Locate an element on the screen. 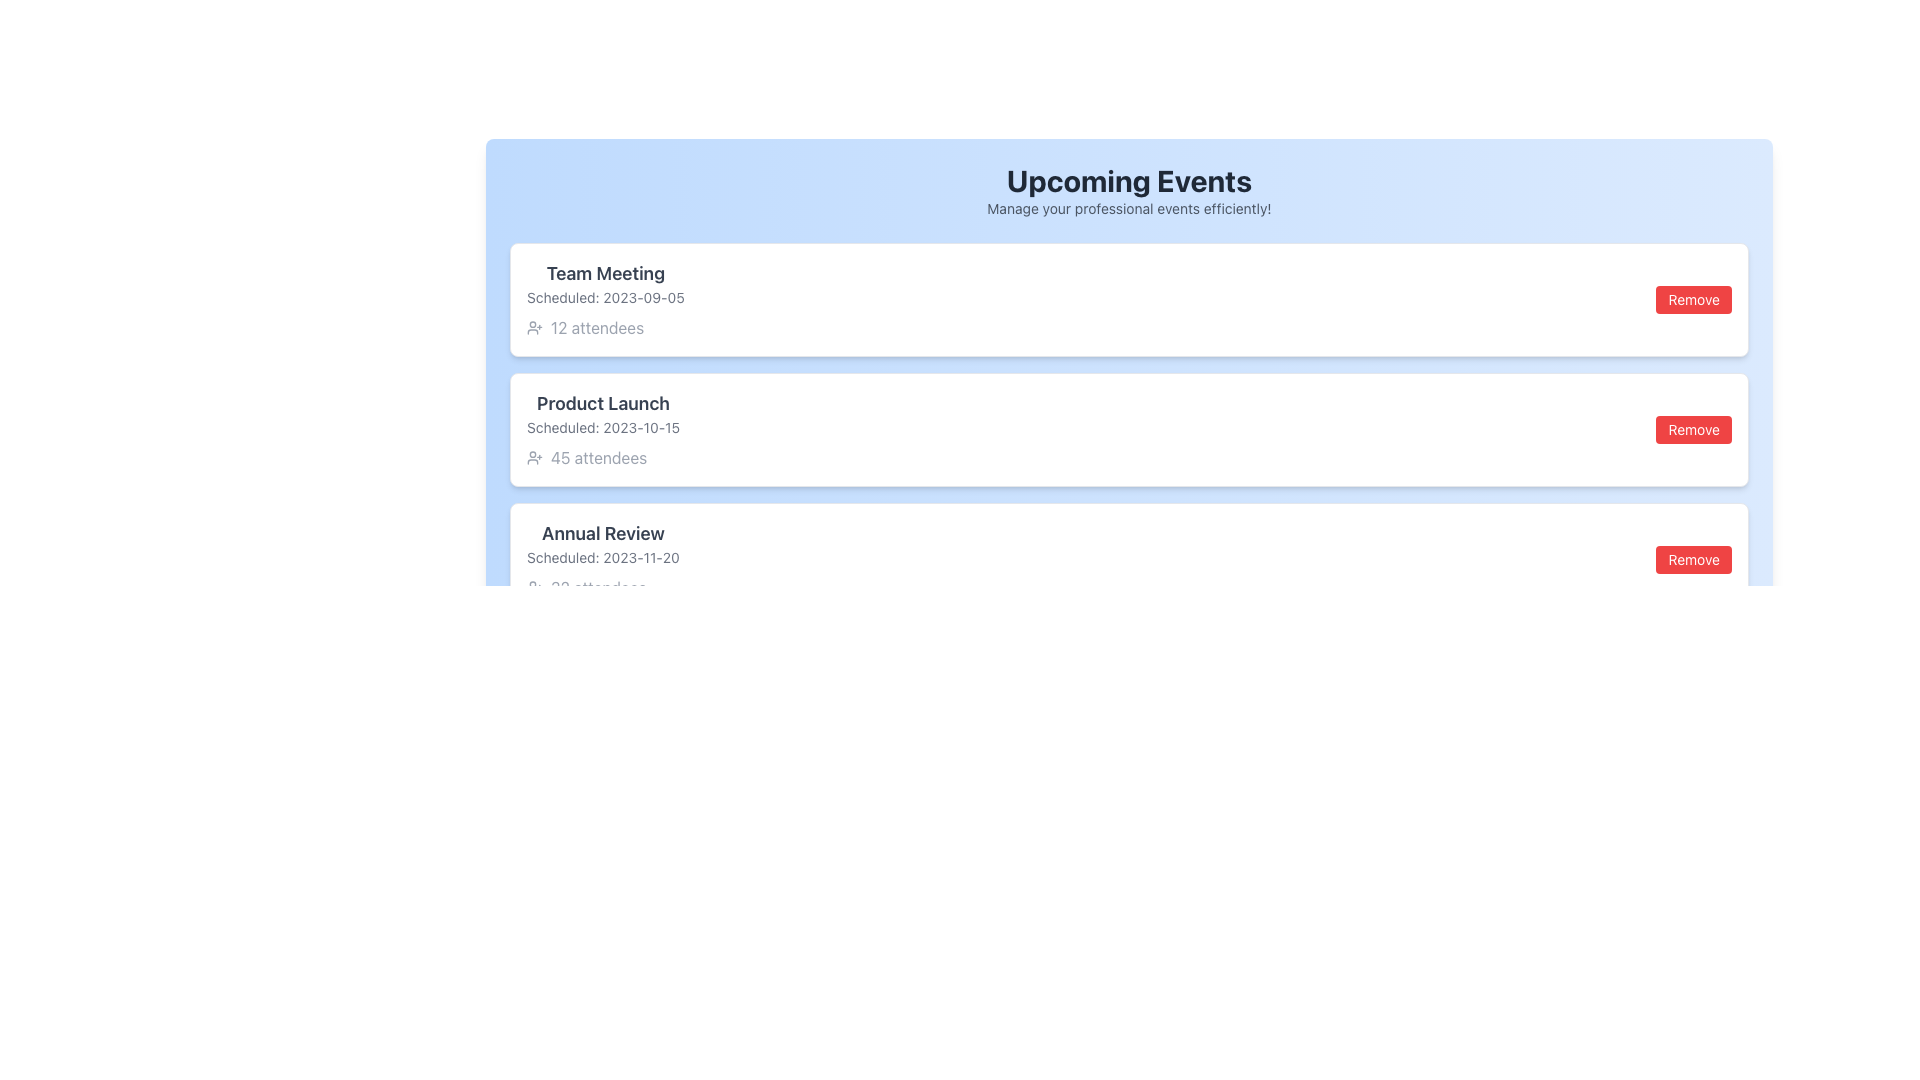  the decorative SVG icon representing the 'add user' concept, which is located to the left of the '12 attendees' text for the 'Team Meeting' event is located at coordinates (534, 326).